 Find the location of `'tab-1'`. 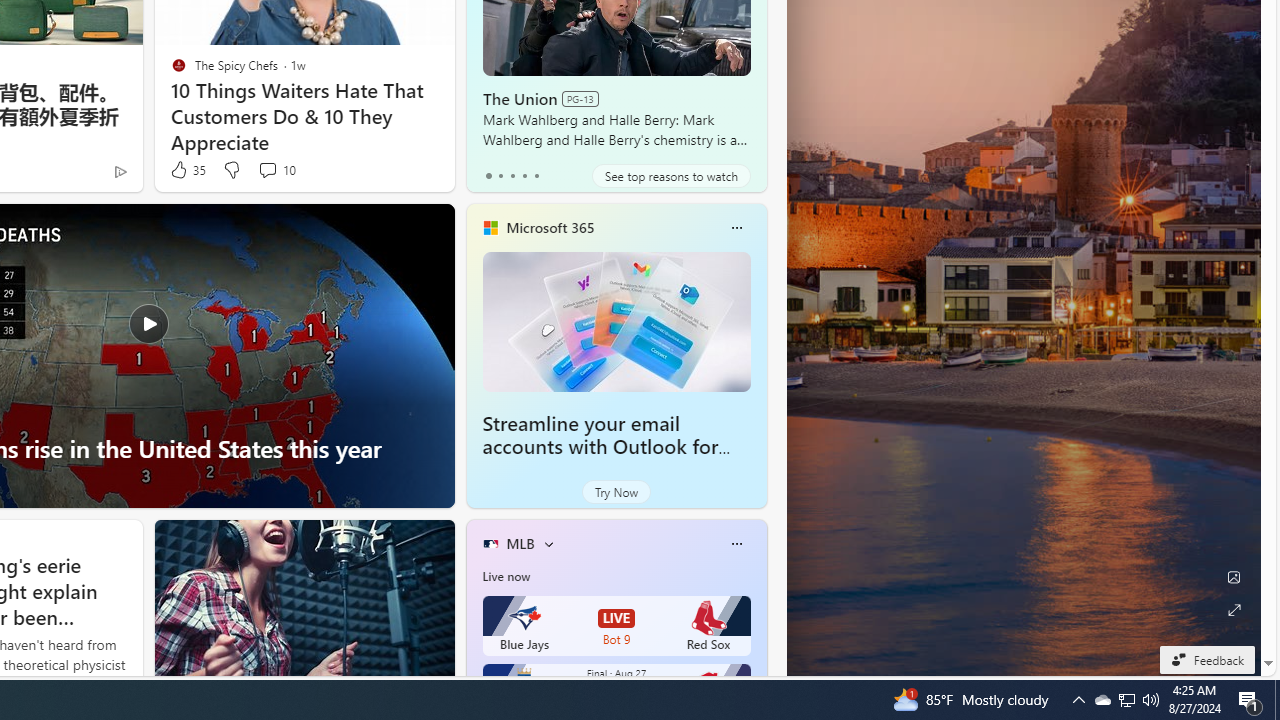

'tab-1' is located at coordinates (500, 175).